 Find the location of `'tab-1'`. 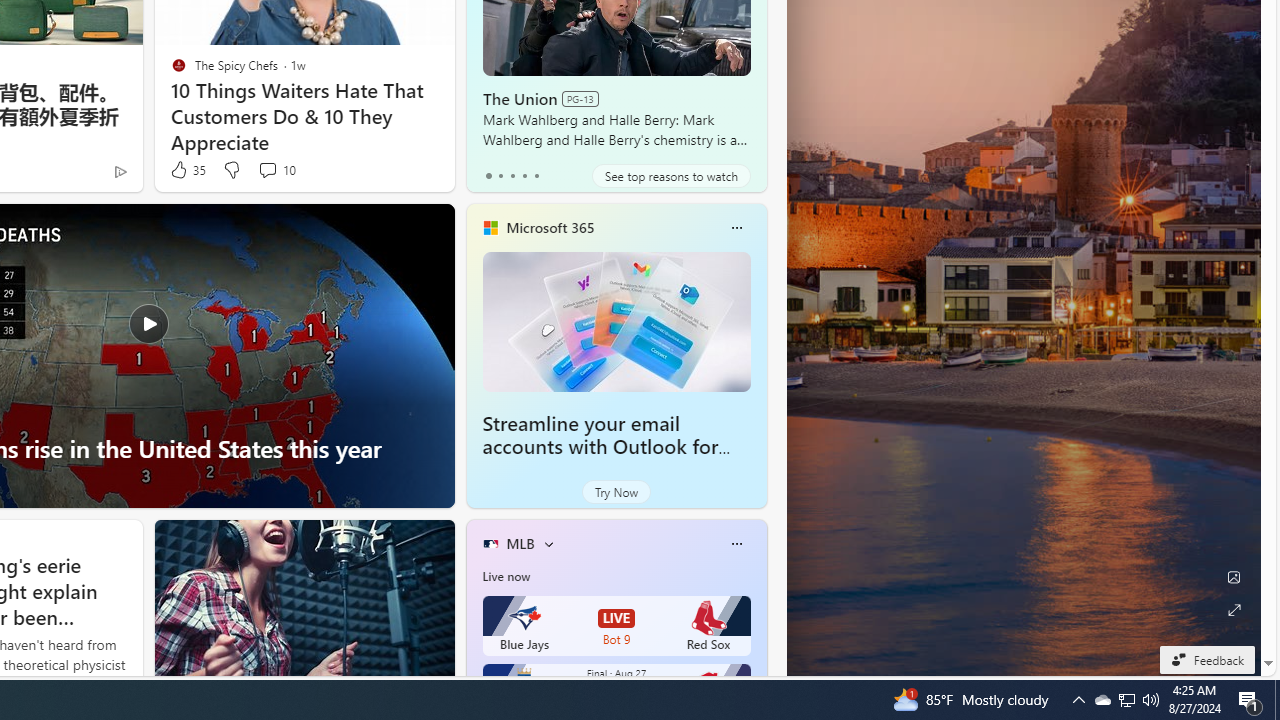

'tab-1' is located at coordinates (500, 175).